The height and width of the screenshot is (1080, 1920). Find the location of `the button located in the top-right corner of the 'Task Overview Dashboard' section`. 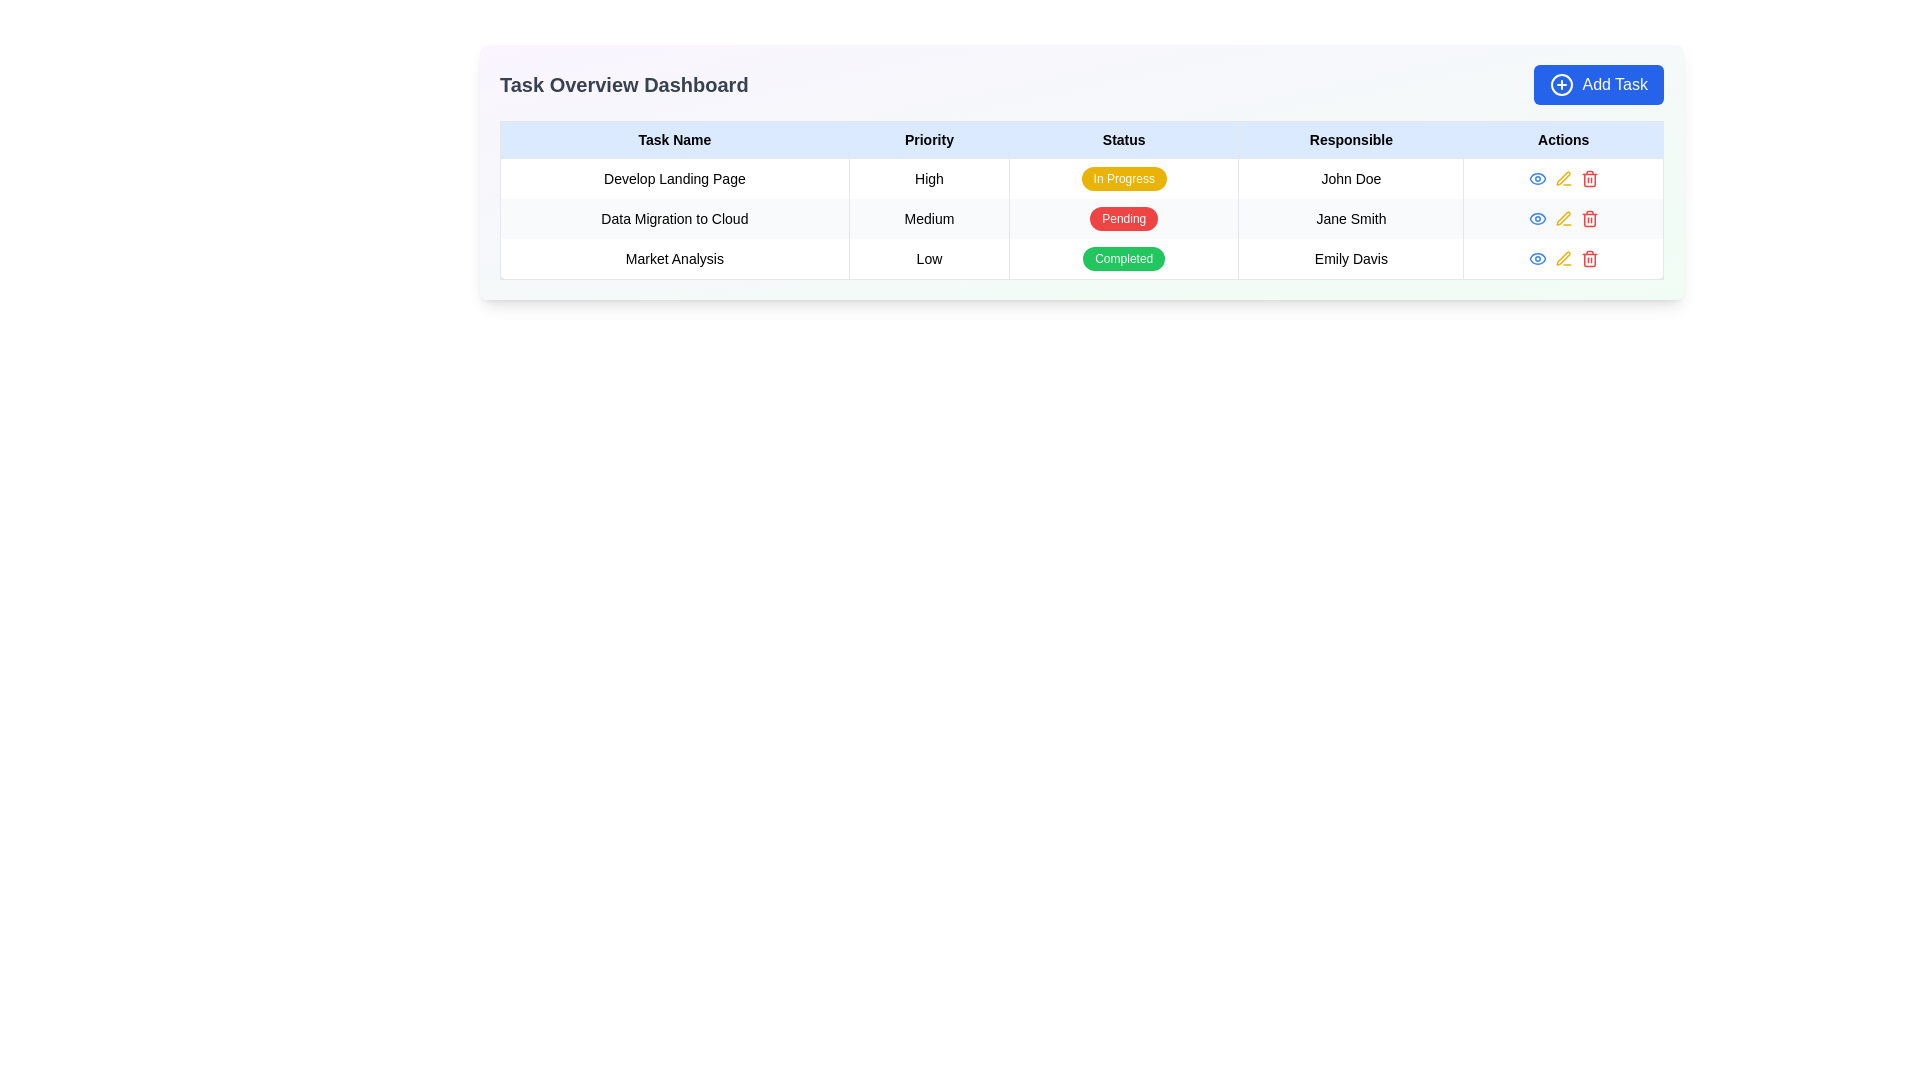

the button located in the top-right corner of the 'Task Overview Dashboard' section is located at coordinates (1597, 83).